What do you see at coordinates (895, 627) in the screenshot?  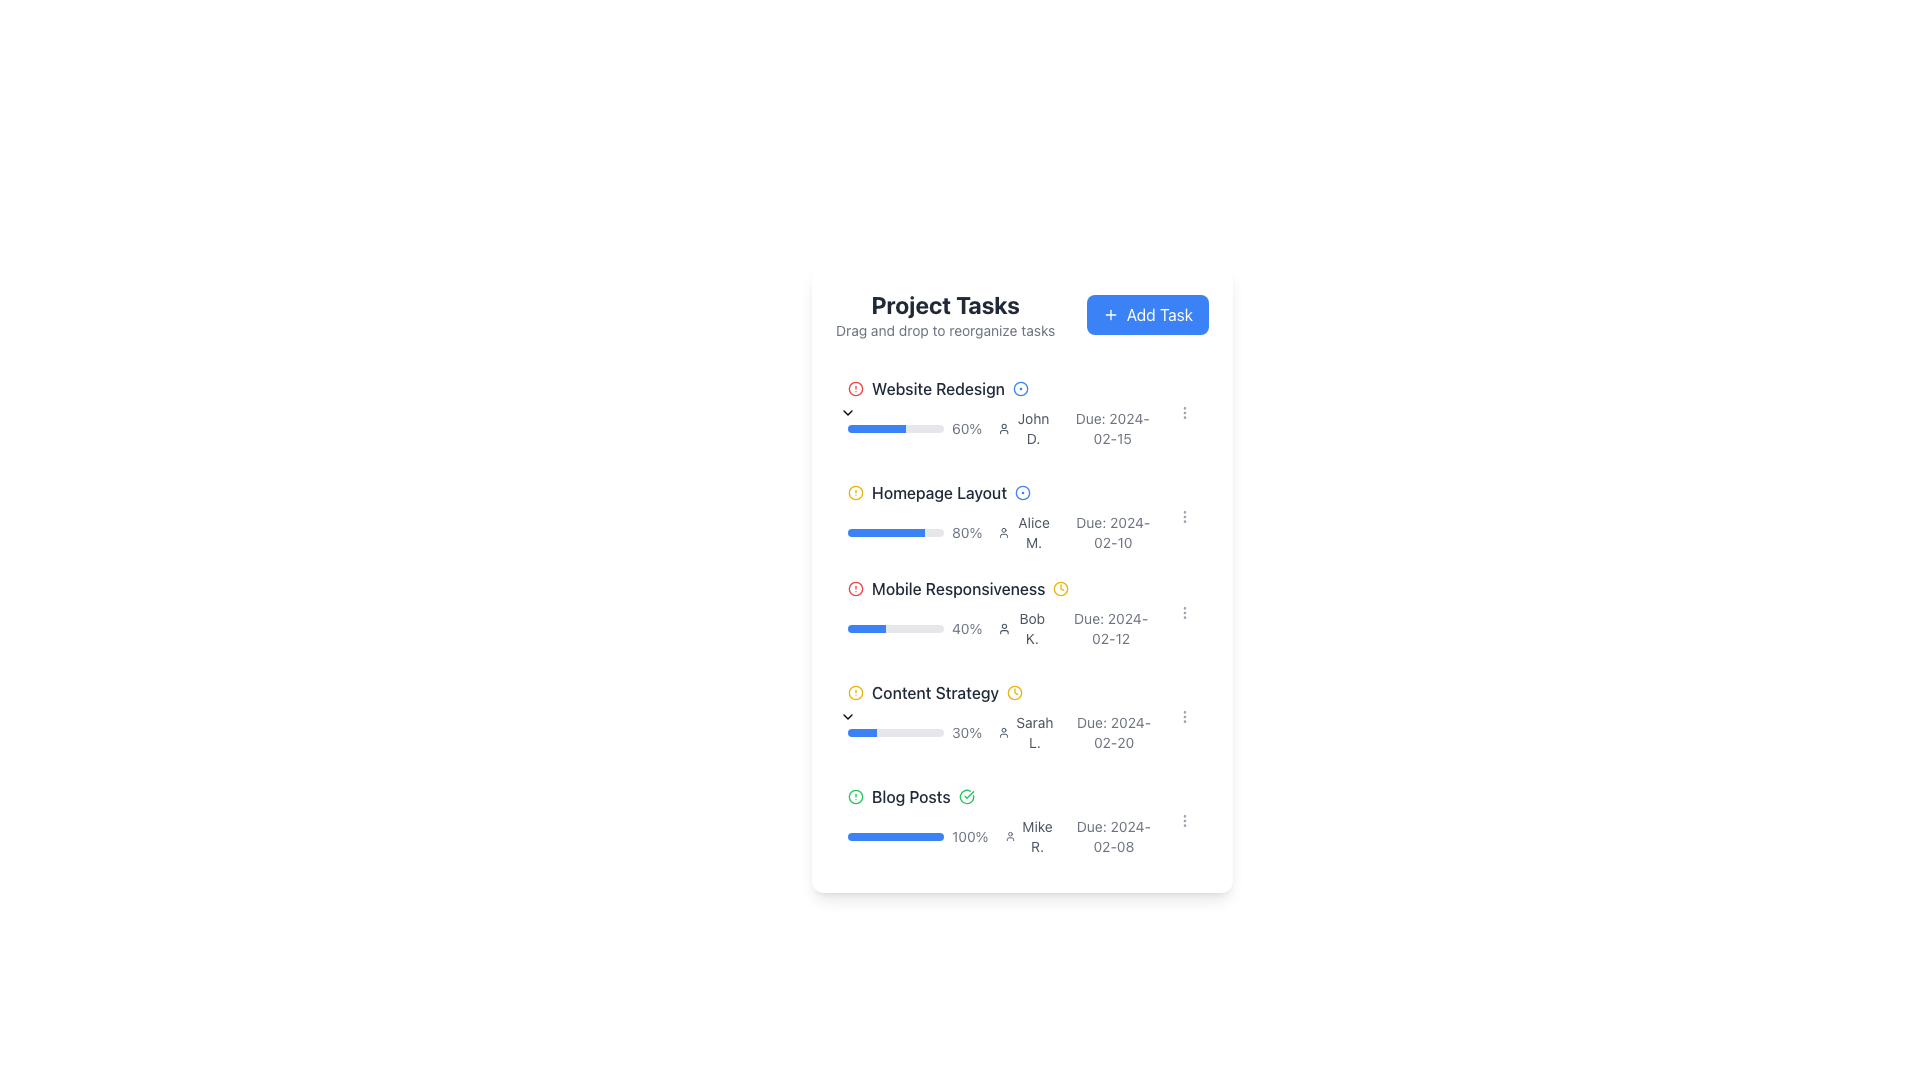 I see `the progress bar that visually indicates the completion percentage of the 'Mobile Responsiveness' task, located above the '40%' text` at bounding box center [895, 627].